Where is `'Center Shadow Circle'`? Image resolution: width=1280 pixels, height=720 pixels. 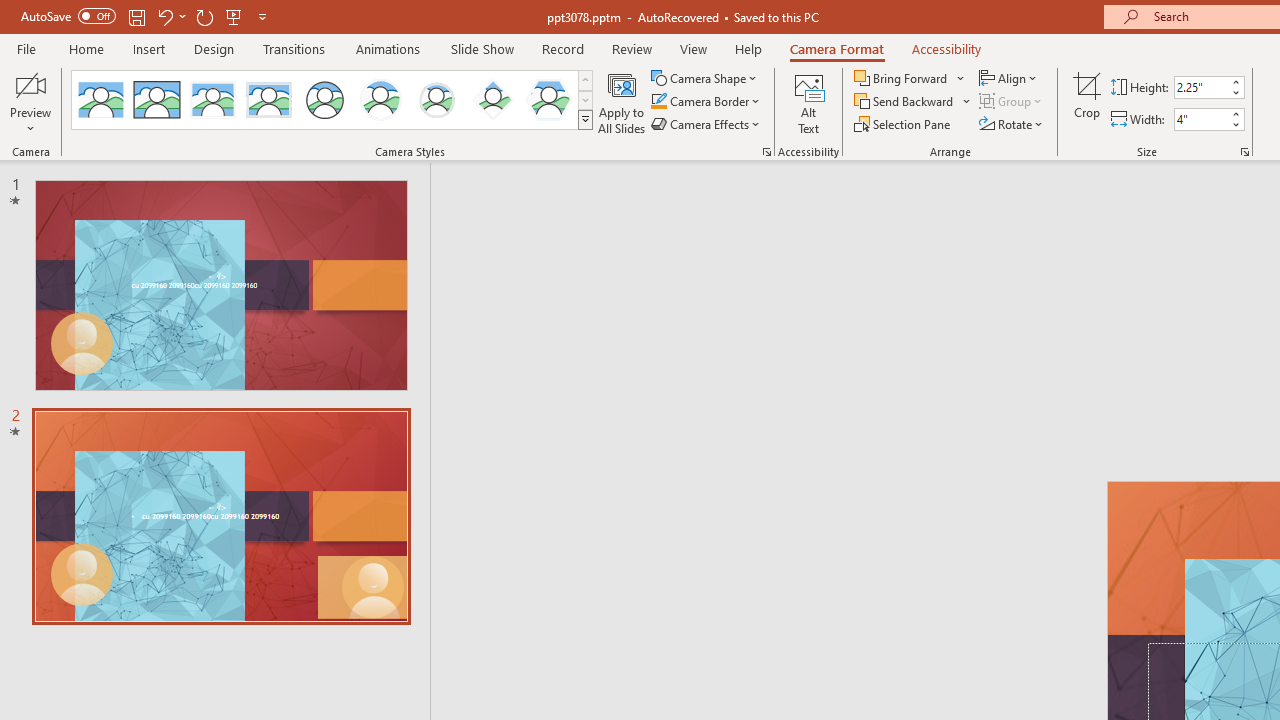
'Center Shadow Circle' is located at coordinates (381, 100).